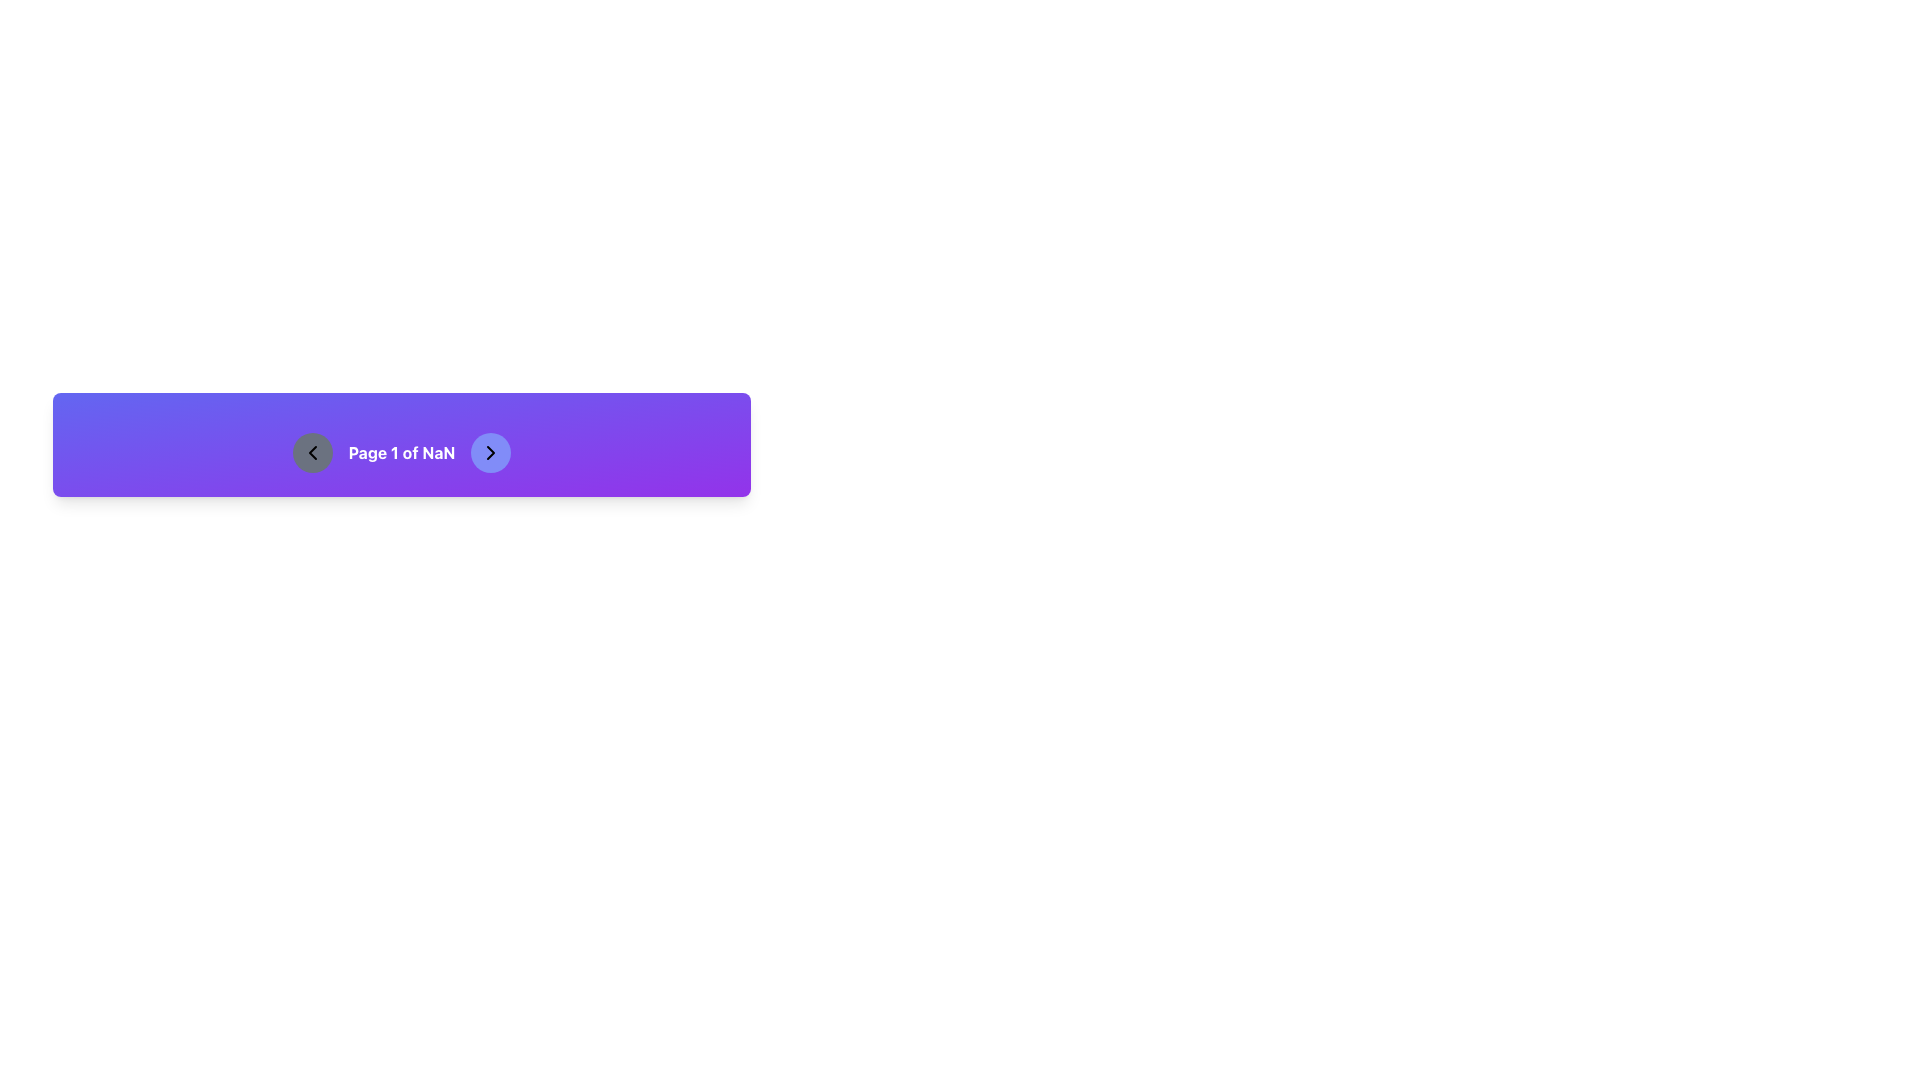  Describe the element at coordinates (491, 452) in the screenshot. I see `the right-pointing chevron SVG icon, which is located next to the text 'Page 1 of NaN'` at that location.